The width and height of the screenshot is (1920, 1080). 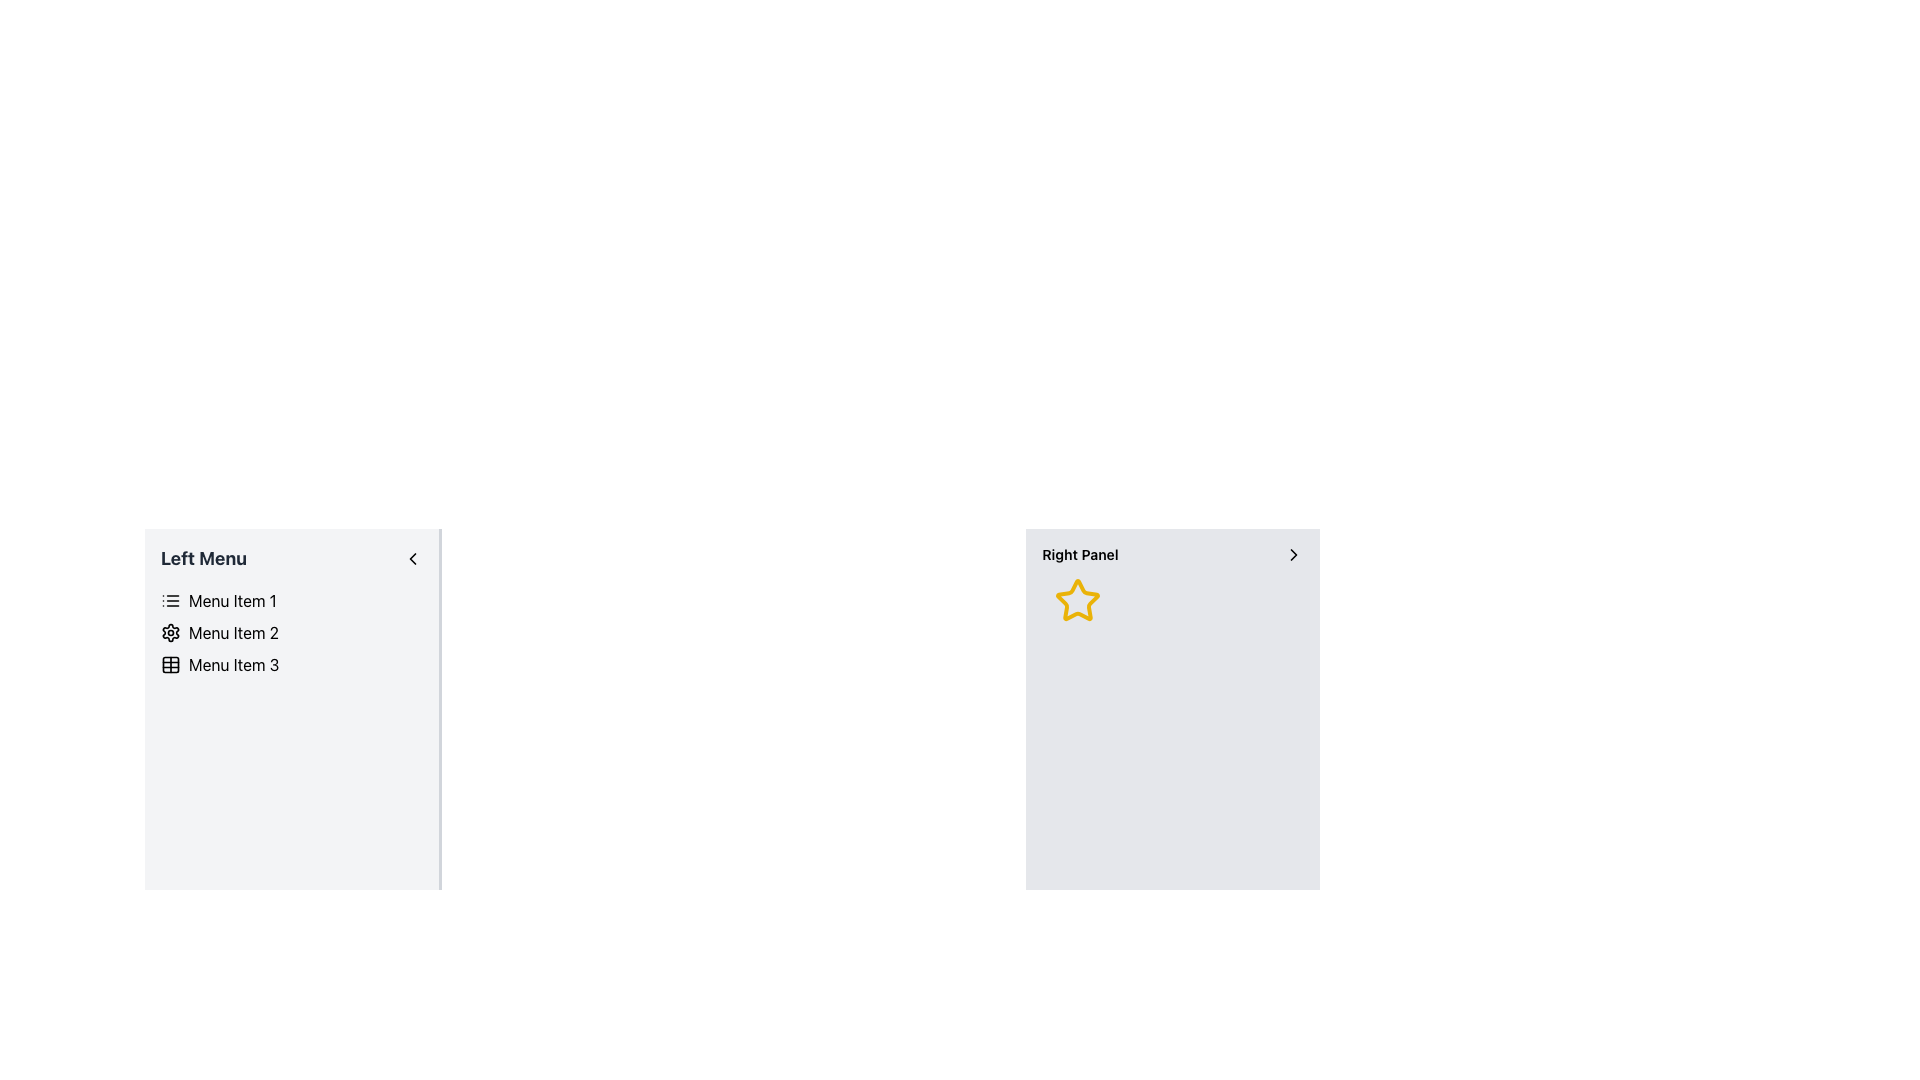 What do you see at coordinates (234, 664) in the screenshot?
I see `the third menu item text label with an associated icon in the left panel` at bounding box center [234, 664].